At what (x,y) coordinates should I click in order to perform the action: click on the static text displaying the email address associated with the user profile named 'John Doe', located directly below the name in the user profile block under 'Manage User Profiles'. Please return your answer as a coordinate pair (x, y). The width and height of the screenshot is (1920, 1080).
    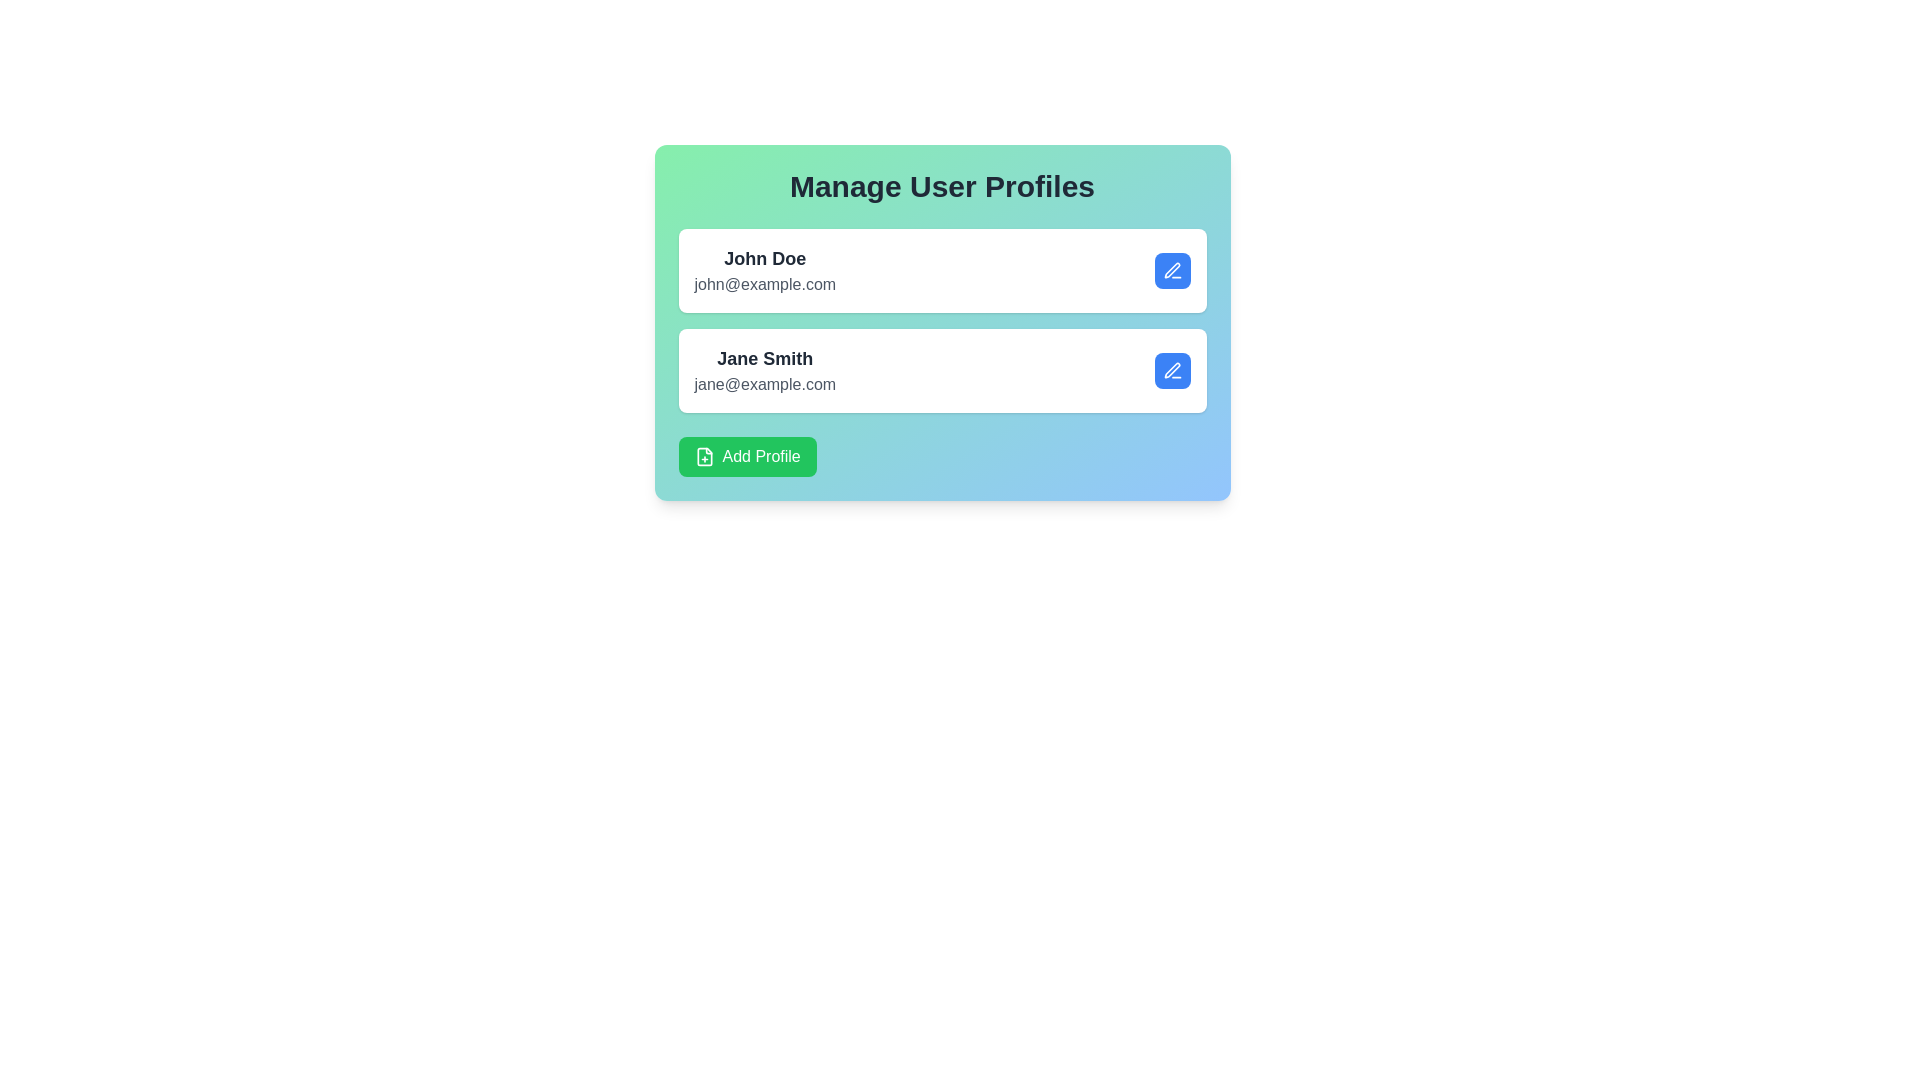
    Looking at the image, I should click on (764, 285).